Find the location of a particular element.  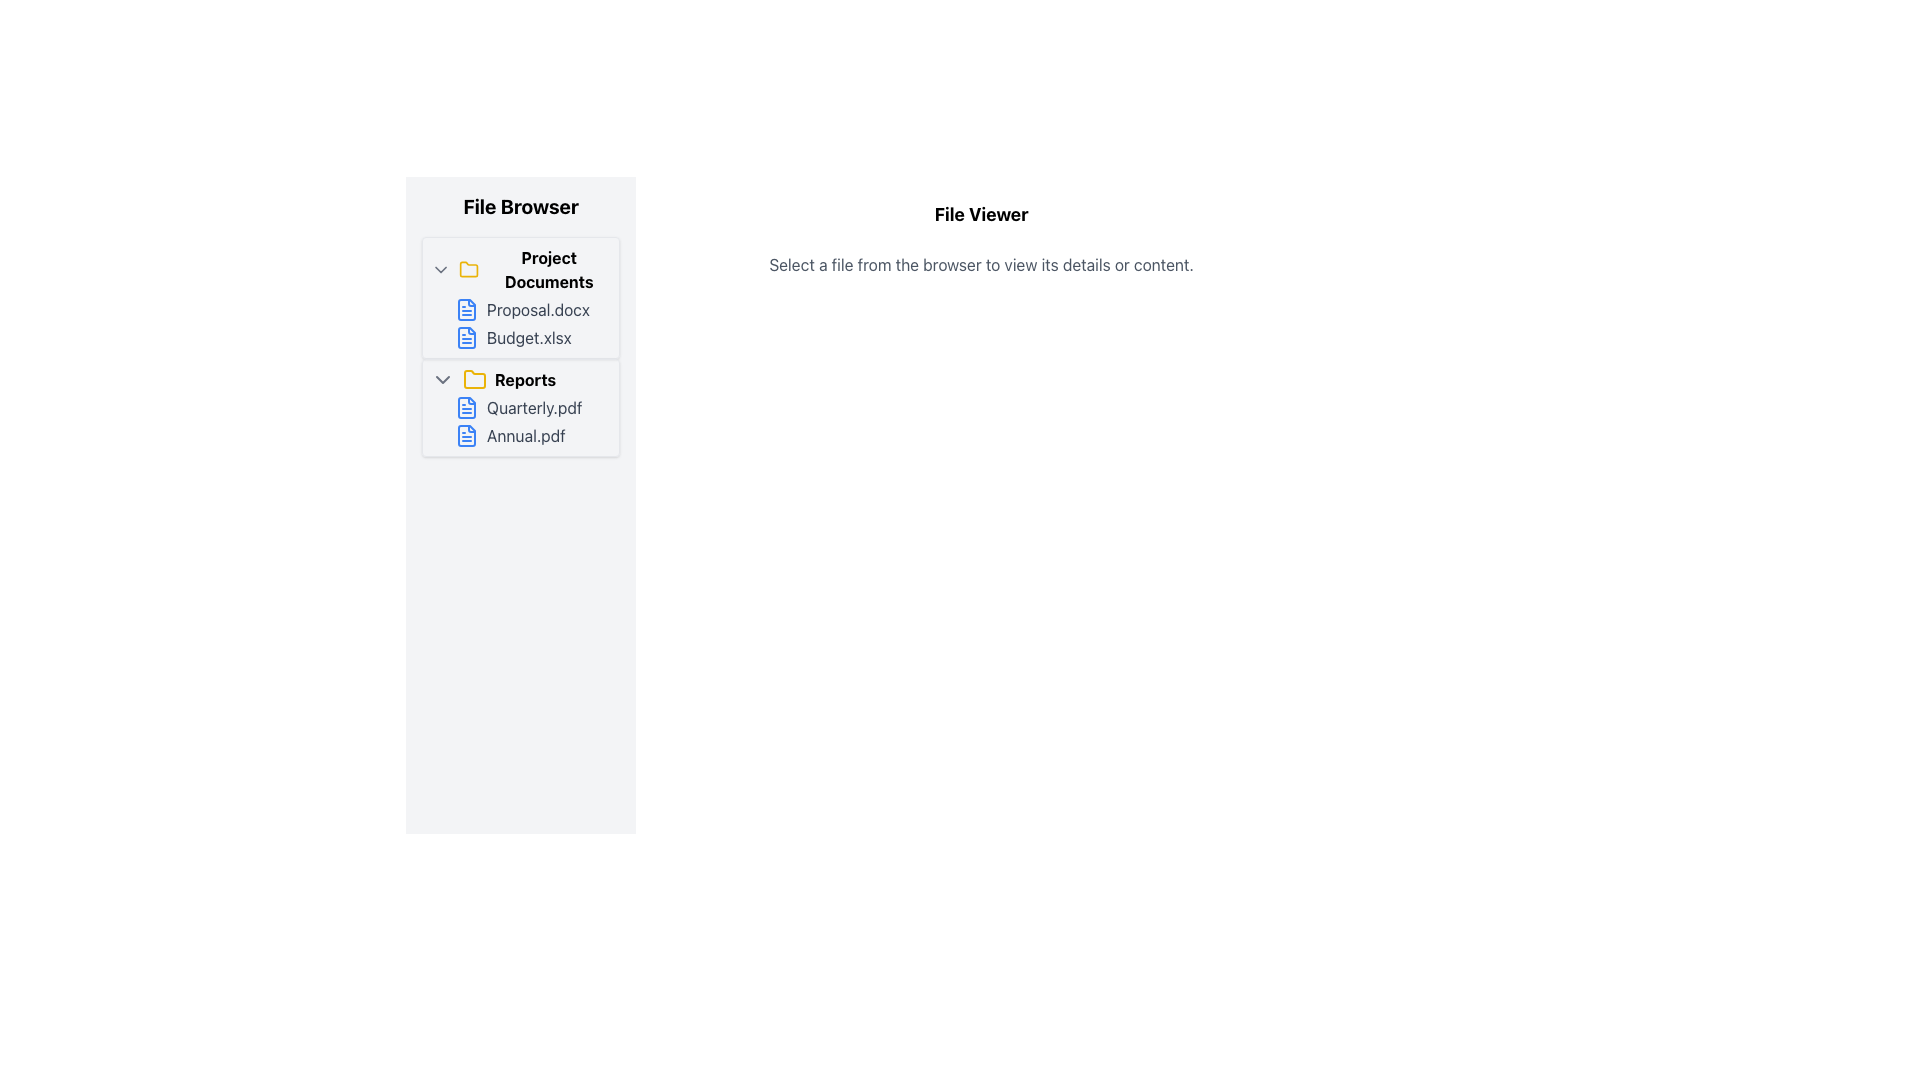

the 'Proposal.docx' text item with an icon located is located at coordinates (533, 309).